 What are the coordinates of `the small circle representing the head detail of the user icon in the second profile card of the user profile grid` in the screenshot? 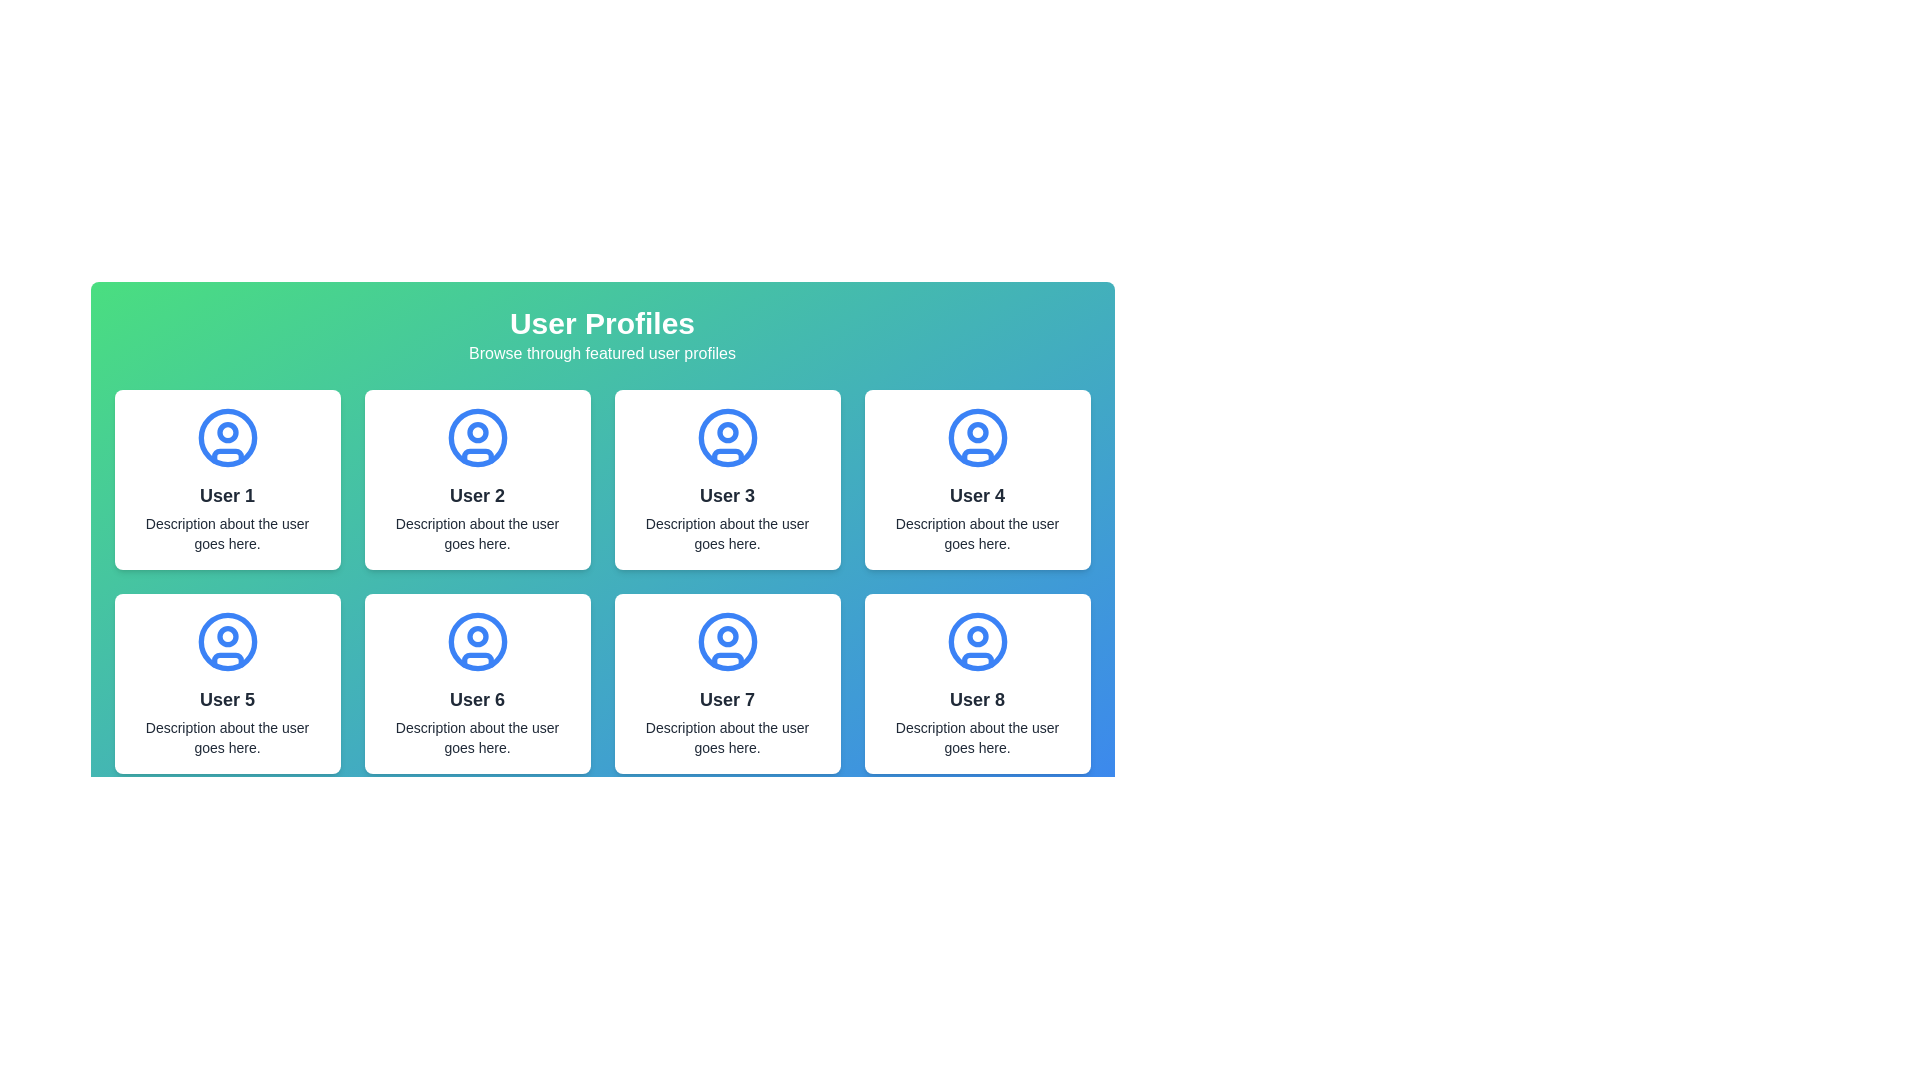 It's located at (476, 431).